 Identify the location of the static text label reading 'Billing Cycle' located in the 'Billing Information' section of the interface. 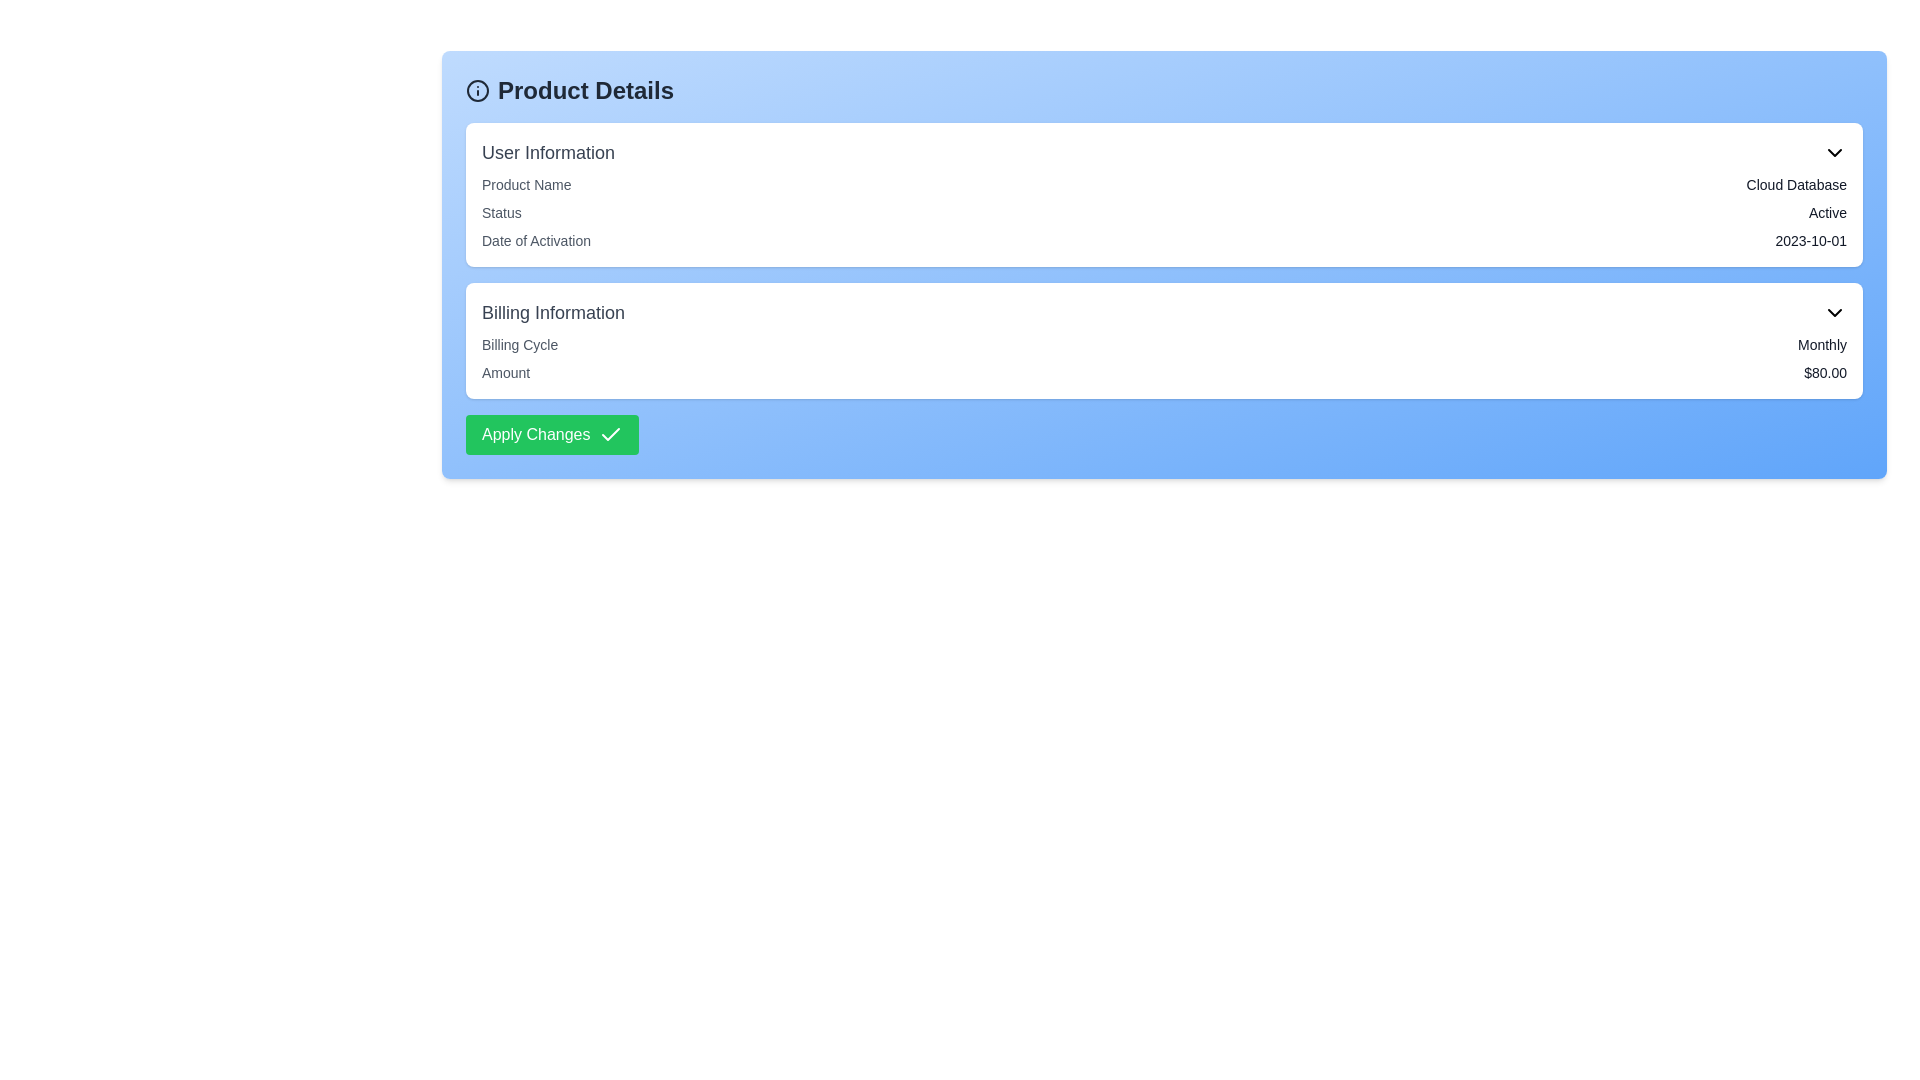
(520, 343).